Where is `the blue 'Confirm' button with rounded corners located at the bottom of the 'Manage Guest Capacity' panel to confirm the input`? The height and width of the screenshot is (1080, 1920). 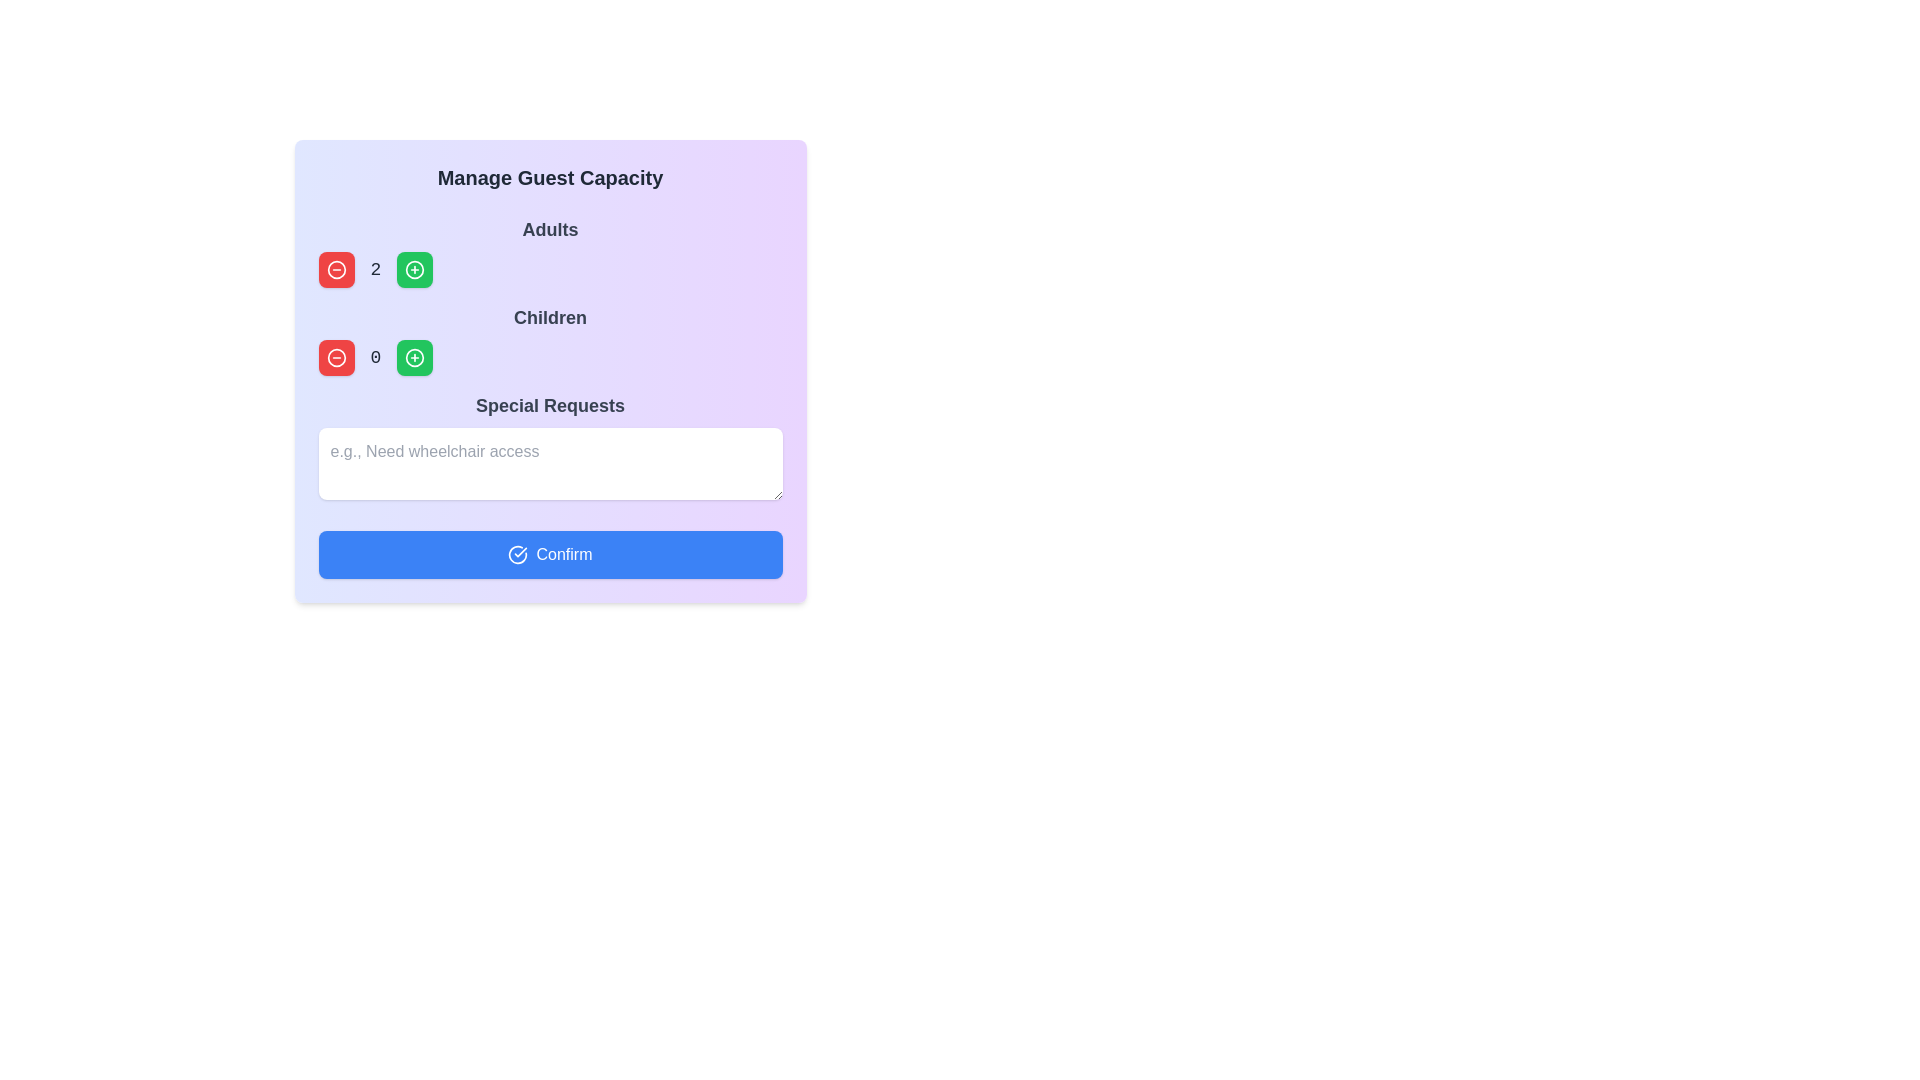 the blue 'Confirm' button with rounded corners located at the bottom of the 'Manage Guest Capacity' panel to confirm the input is located at coordinates (550, 555).